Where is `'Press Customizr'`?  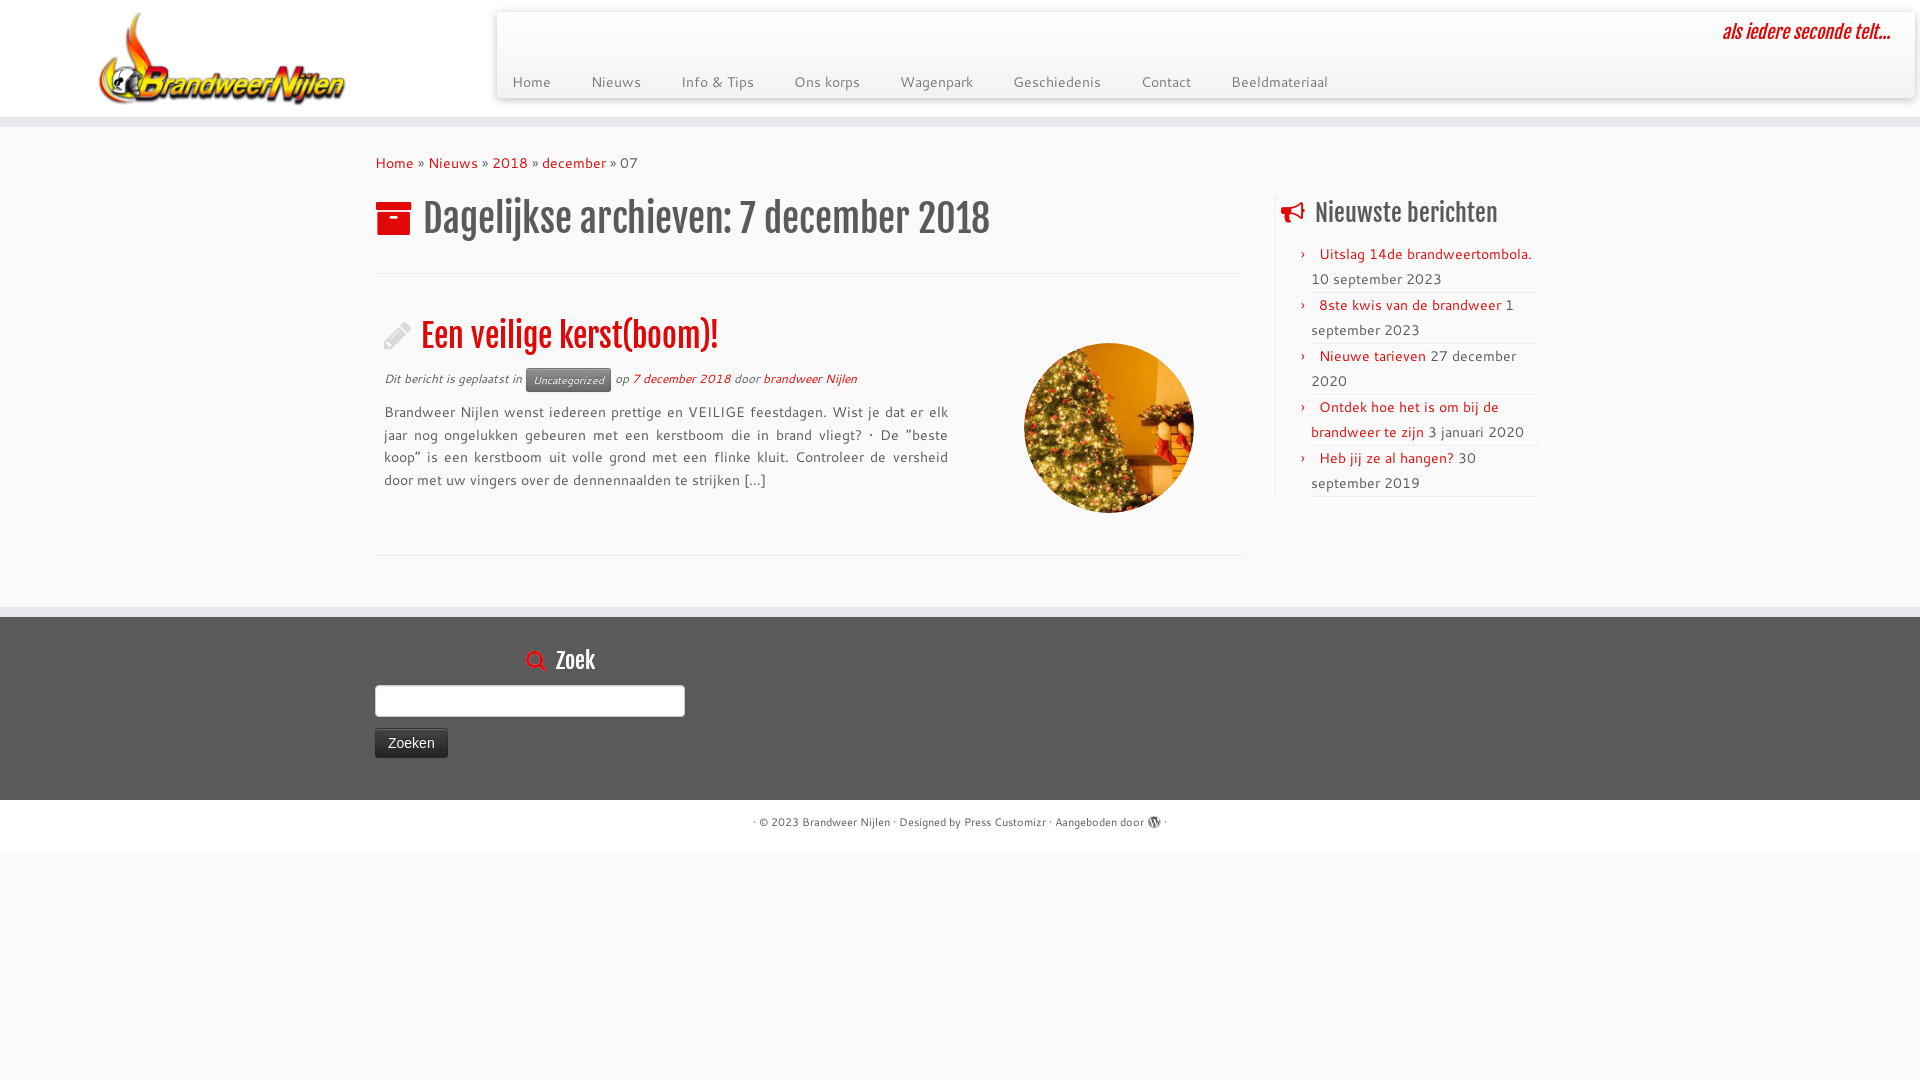 'Press Customizr' is located at coordinates (1004, 822).